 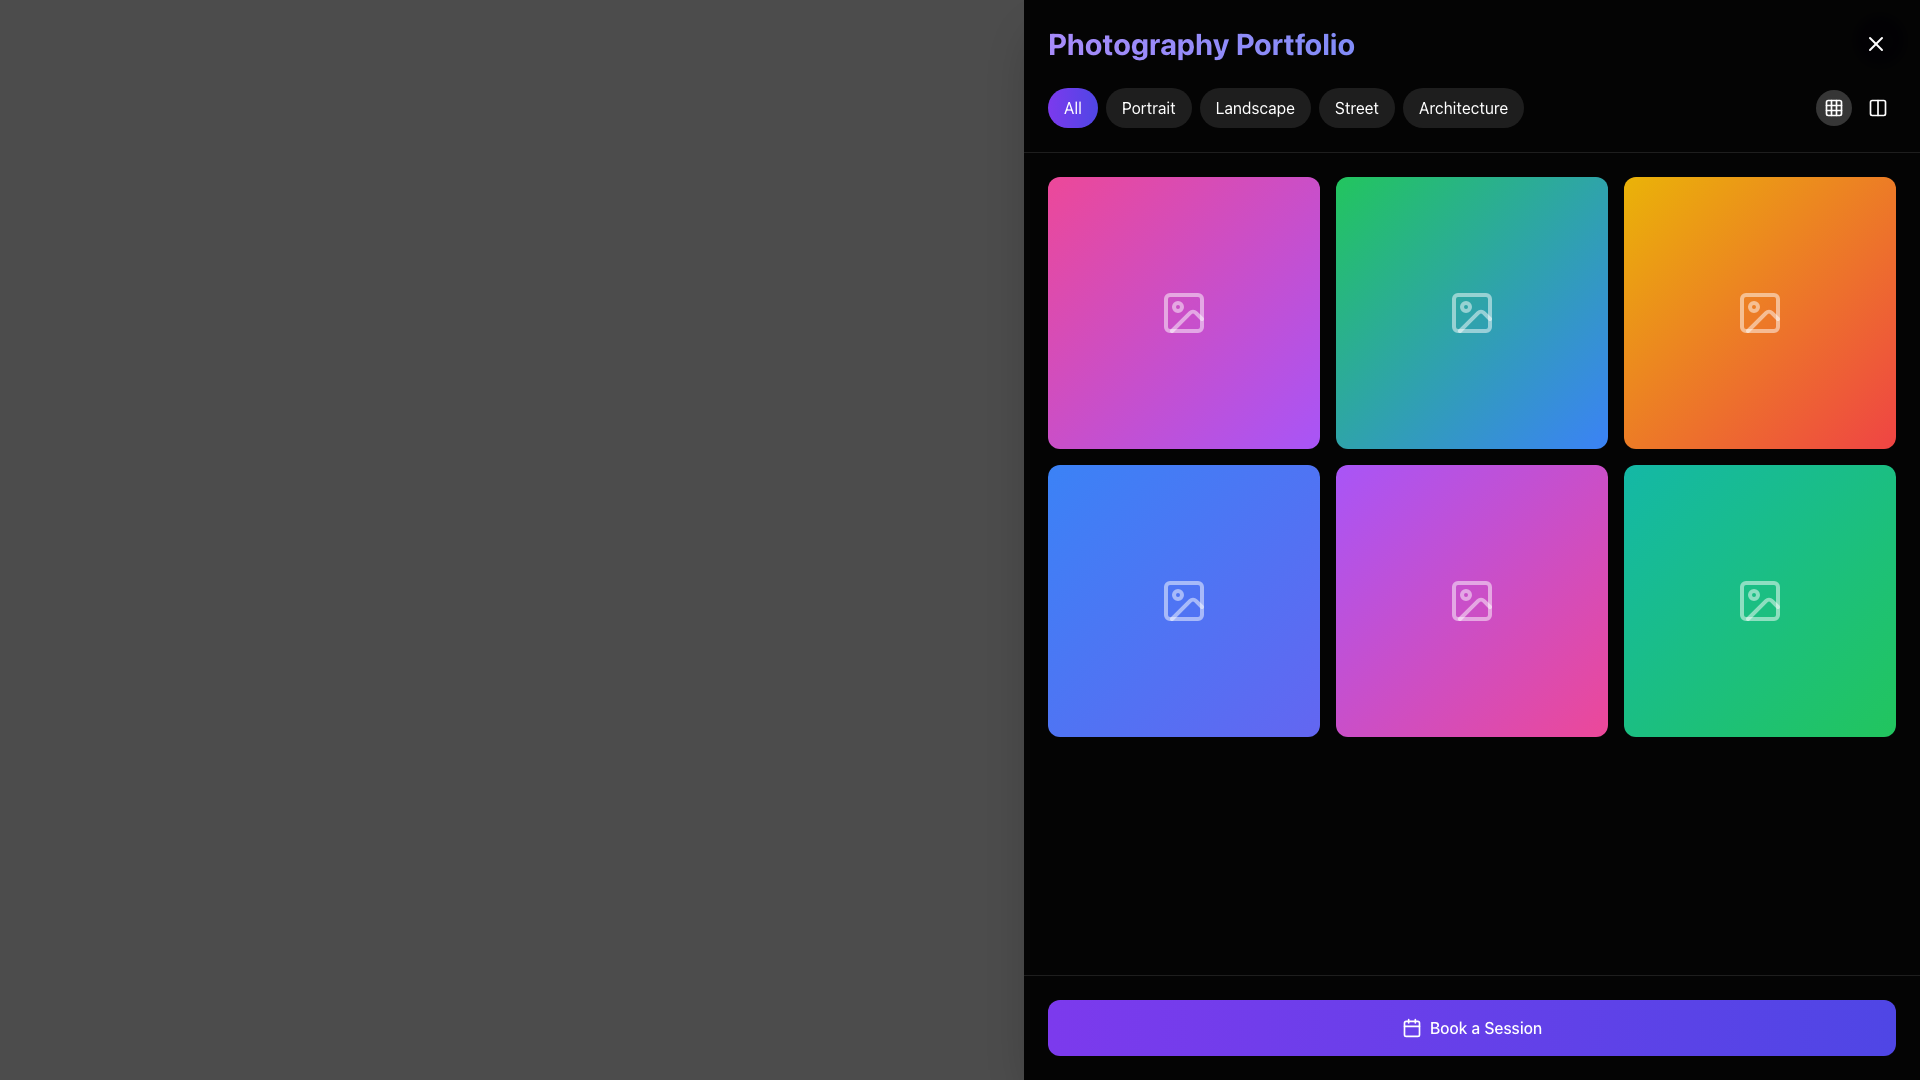 I want to click on the icon representing an image with a magenta gradient background, featuring mountains and a circular sun or moon in the rightmost column of a 3x2 grid layout, so click(x=1472, y=600).